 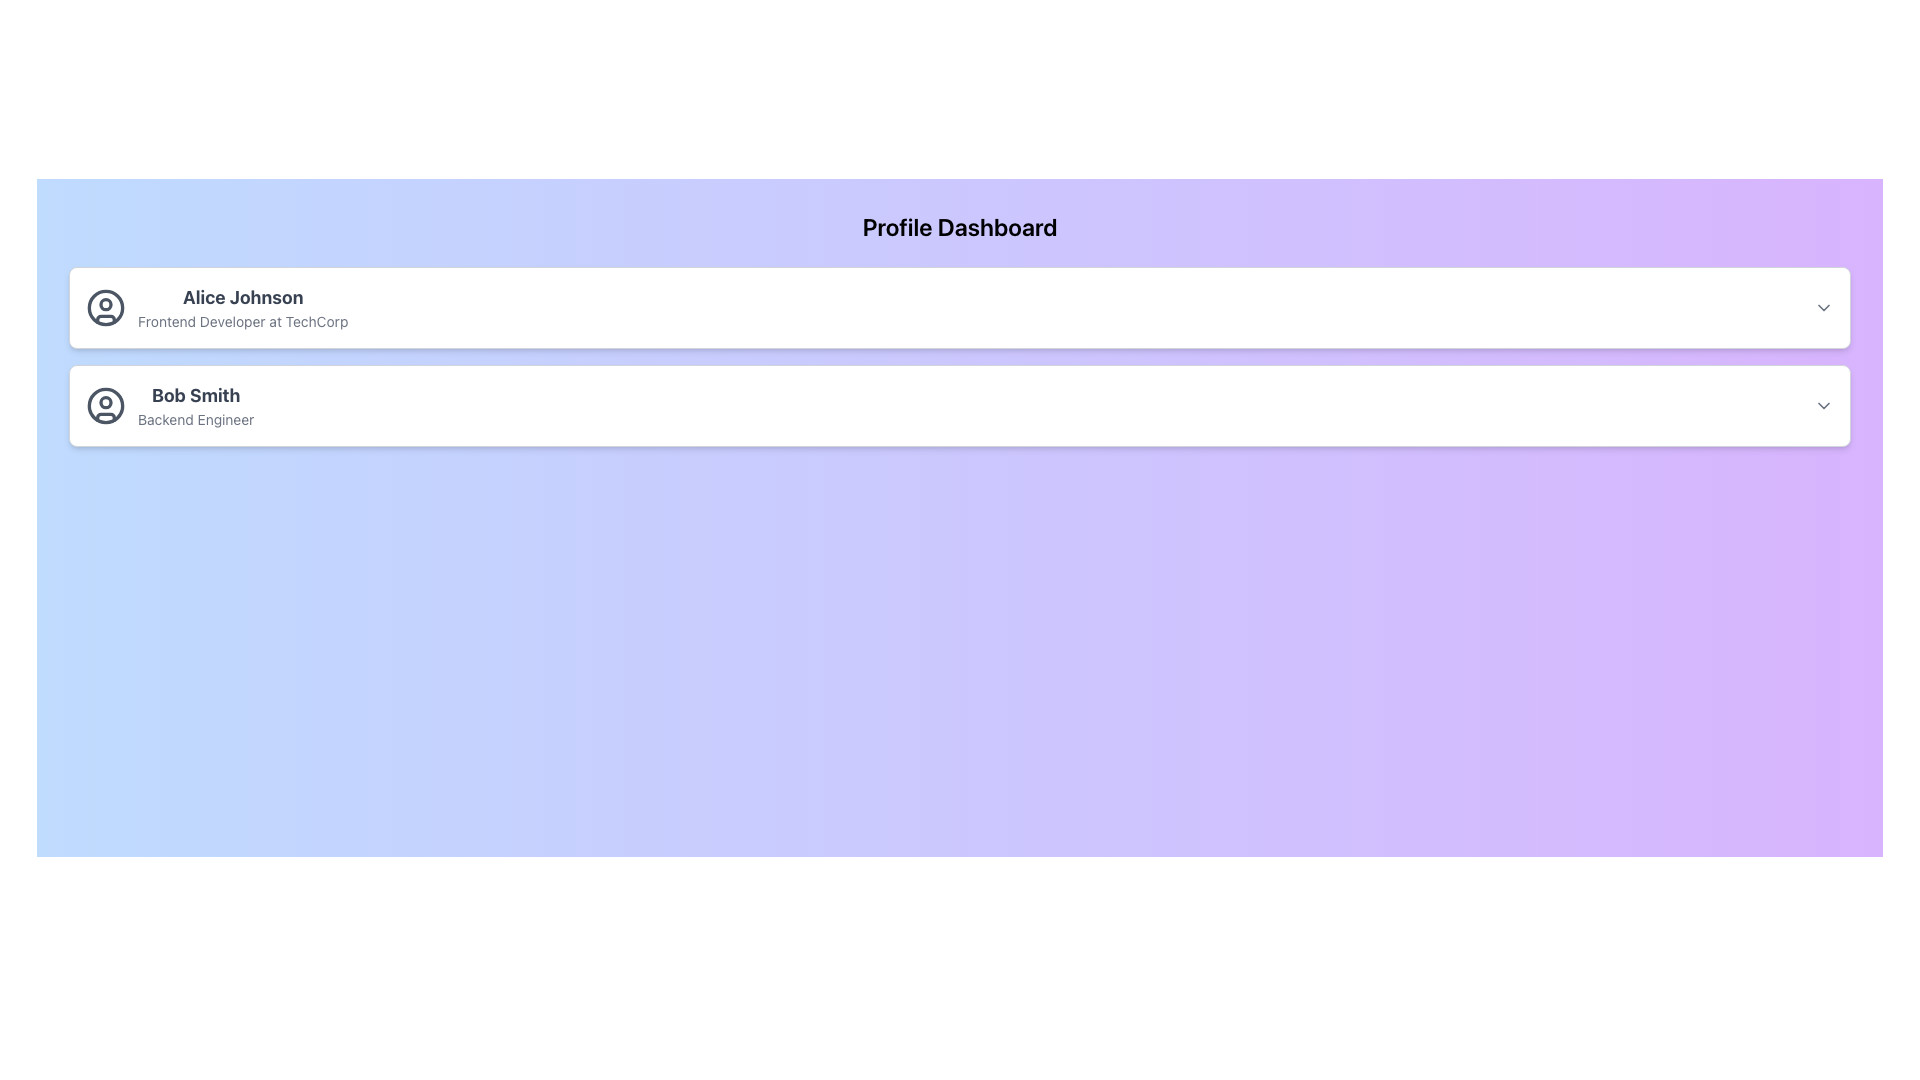 What do you see at coordinates (242, 297) in the screenshot?
I see `the text label displaying 'Alice Johnson' which is bold and larger in font size, located at the top-left of the first profile card` at bounding box center [242, 297].